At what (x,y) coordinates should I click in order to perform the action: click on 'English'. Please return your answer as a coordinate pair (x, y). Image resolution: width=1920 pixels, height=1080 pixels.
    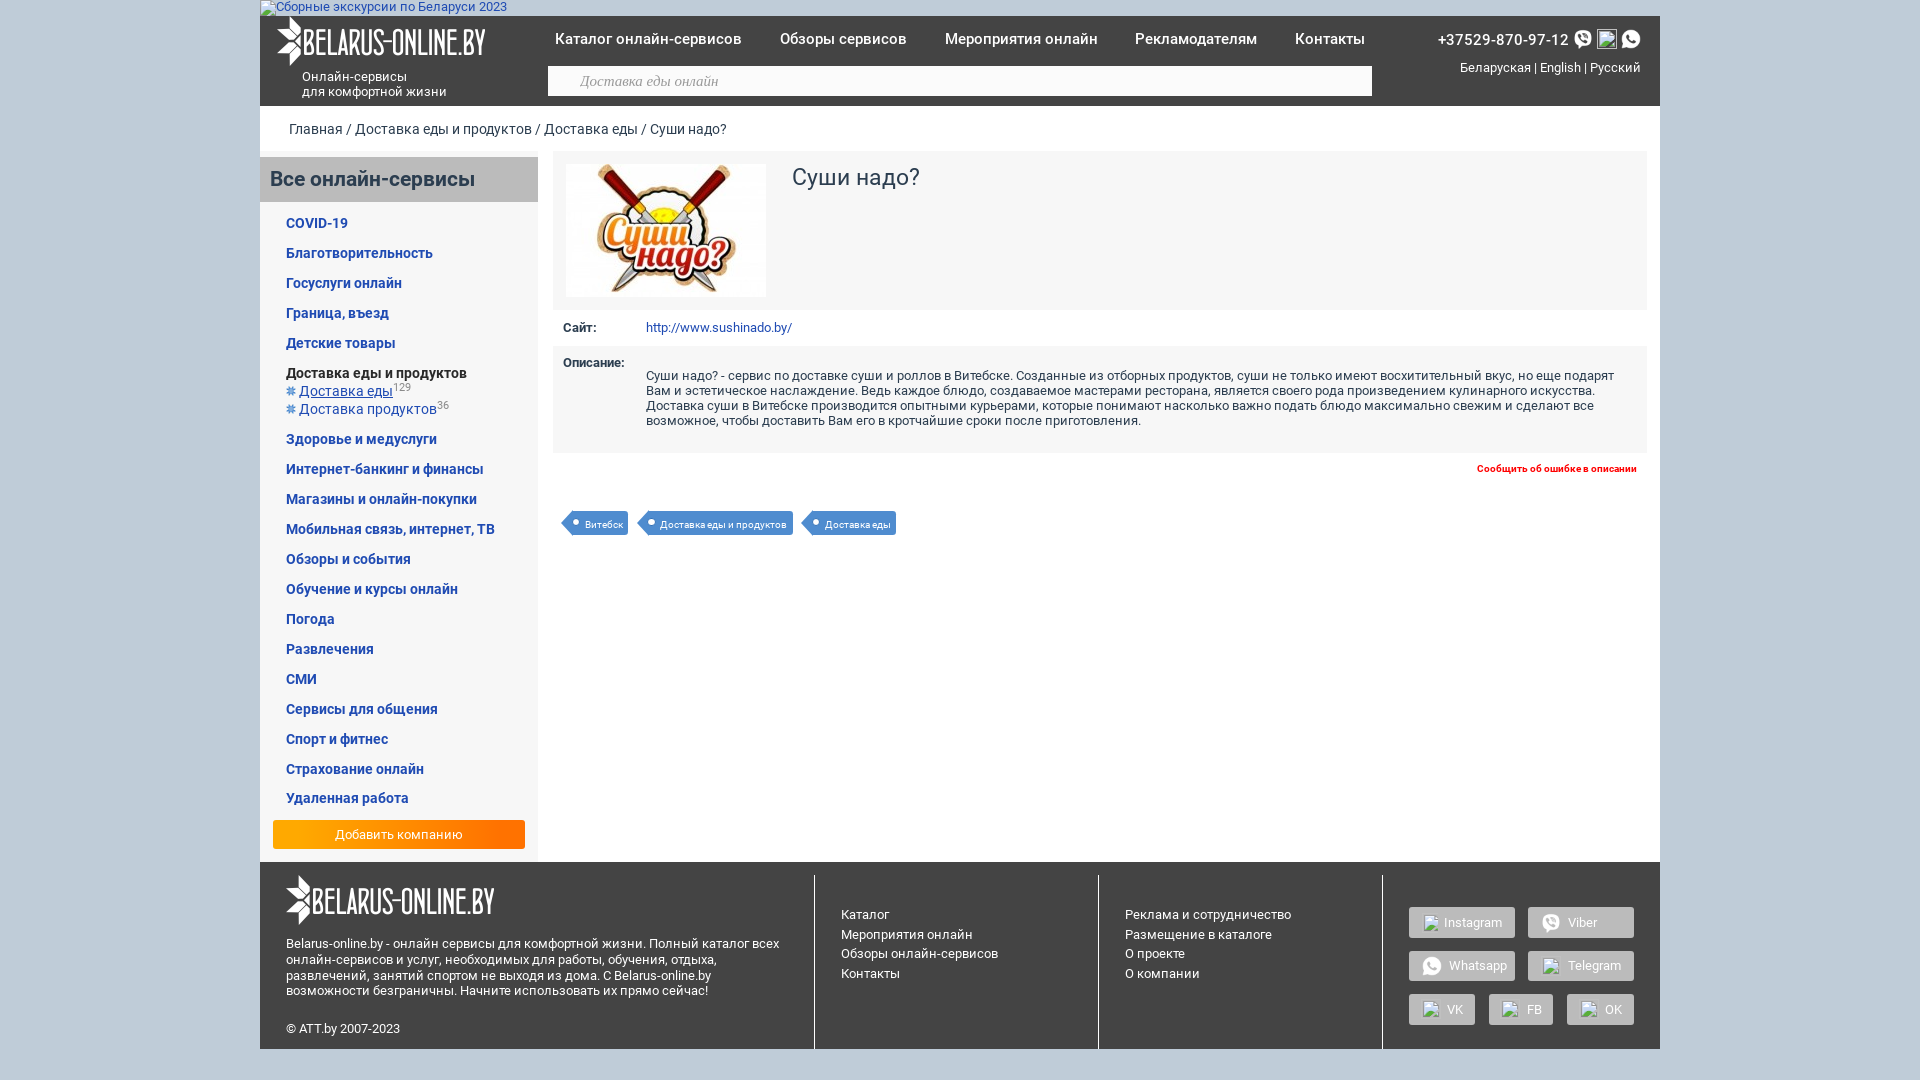
    Looking at the image, I should click on (1559, 66).